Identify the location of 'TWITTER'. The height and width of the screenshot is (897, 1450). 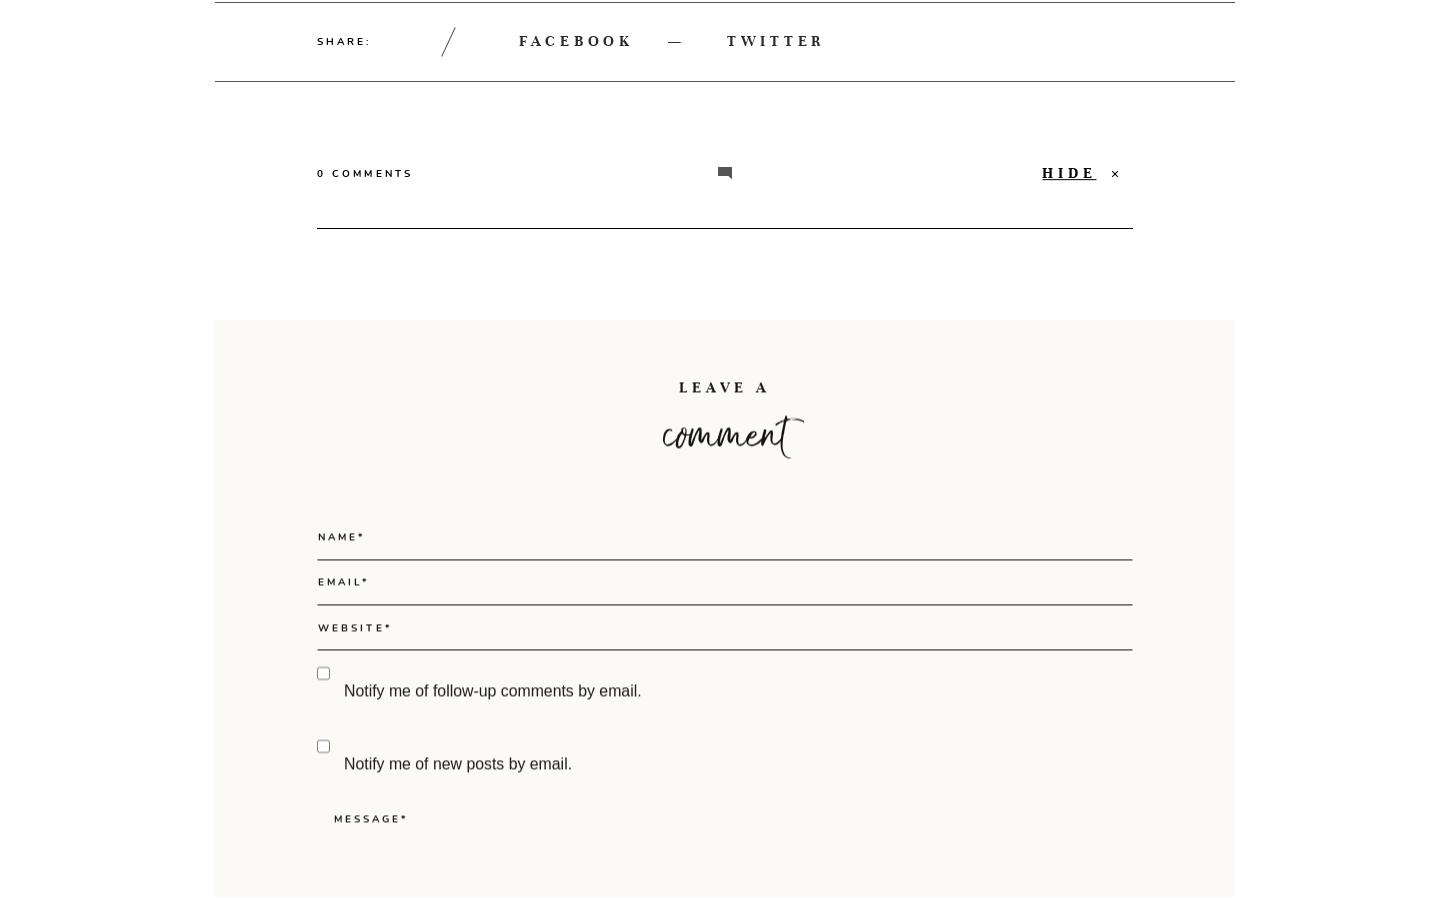
(726, 39).